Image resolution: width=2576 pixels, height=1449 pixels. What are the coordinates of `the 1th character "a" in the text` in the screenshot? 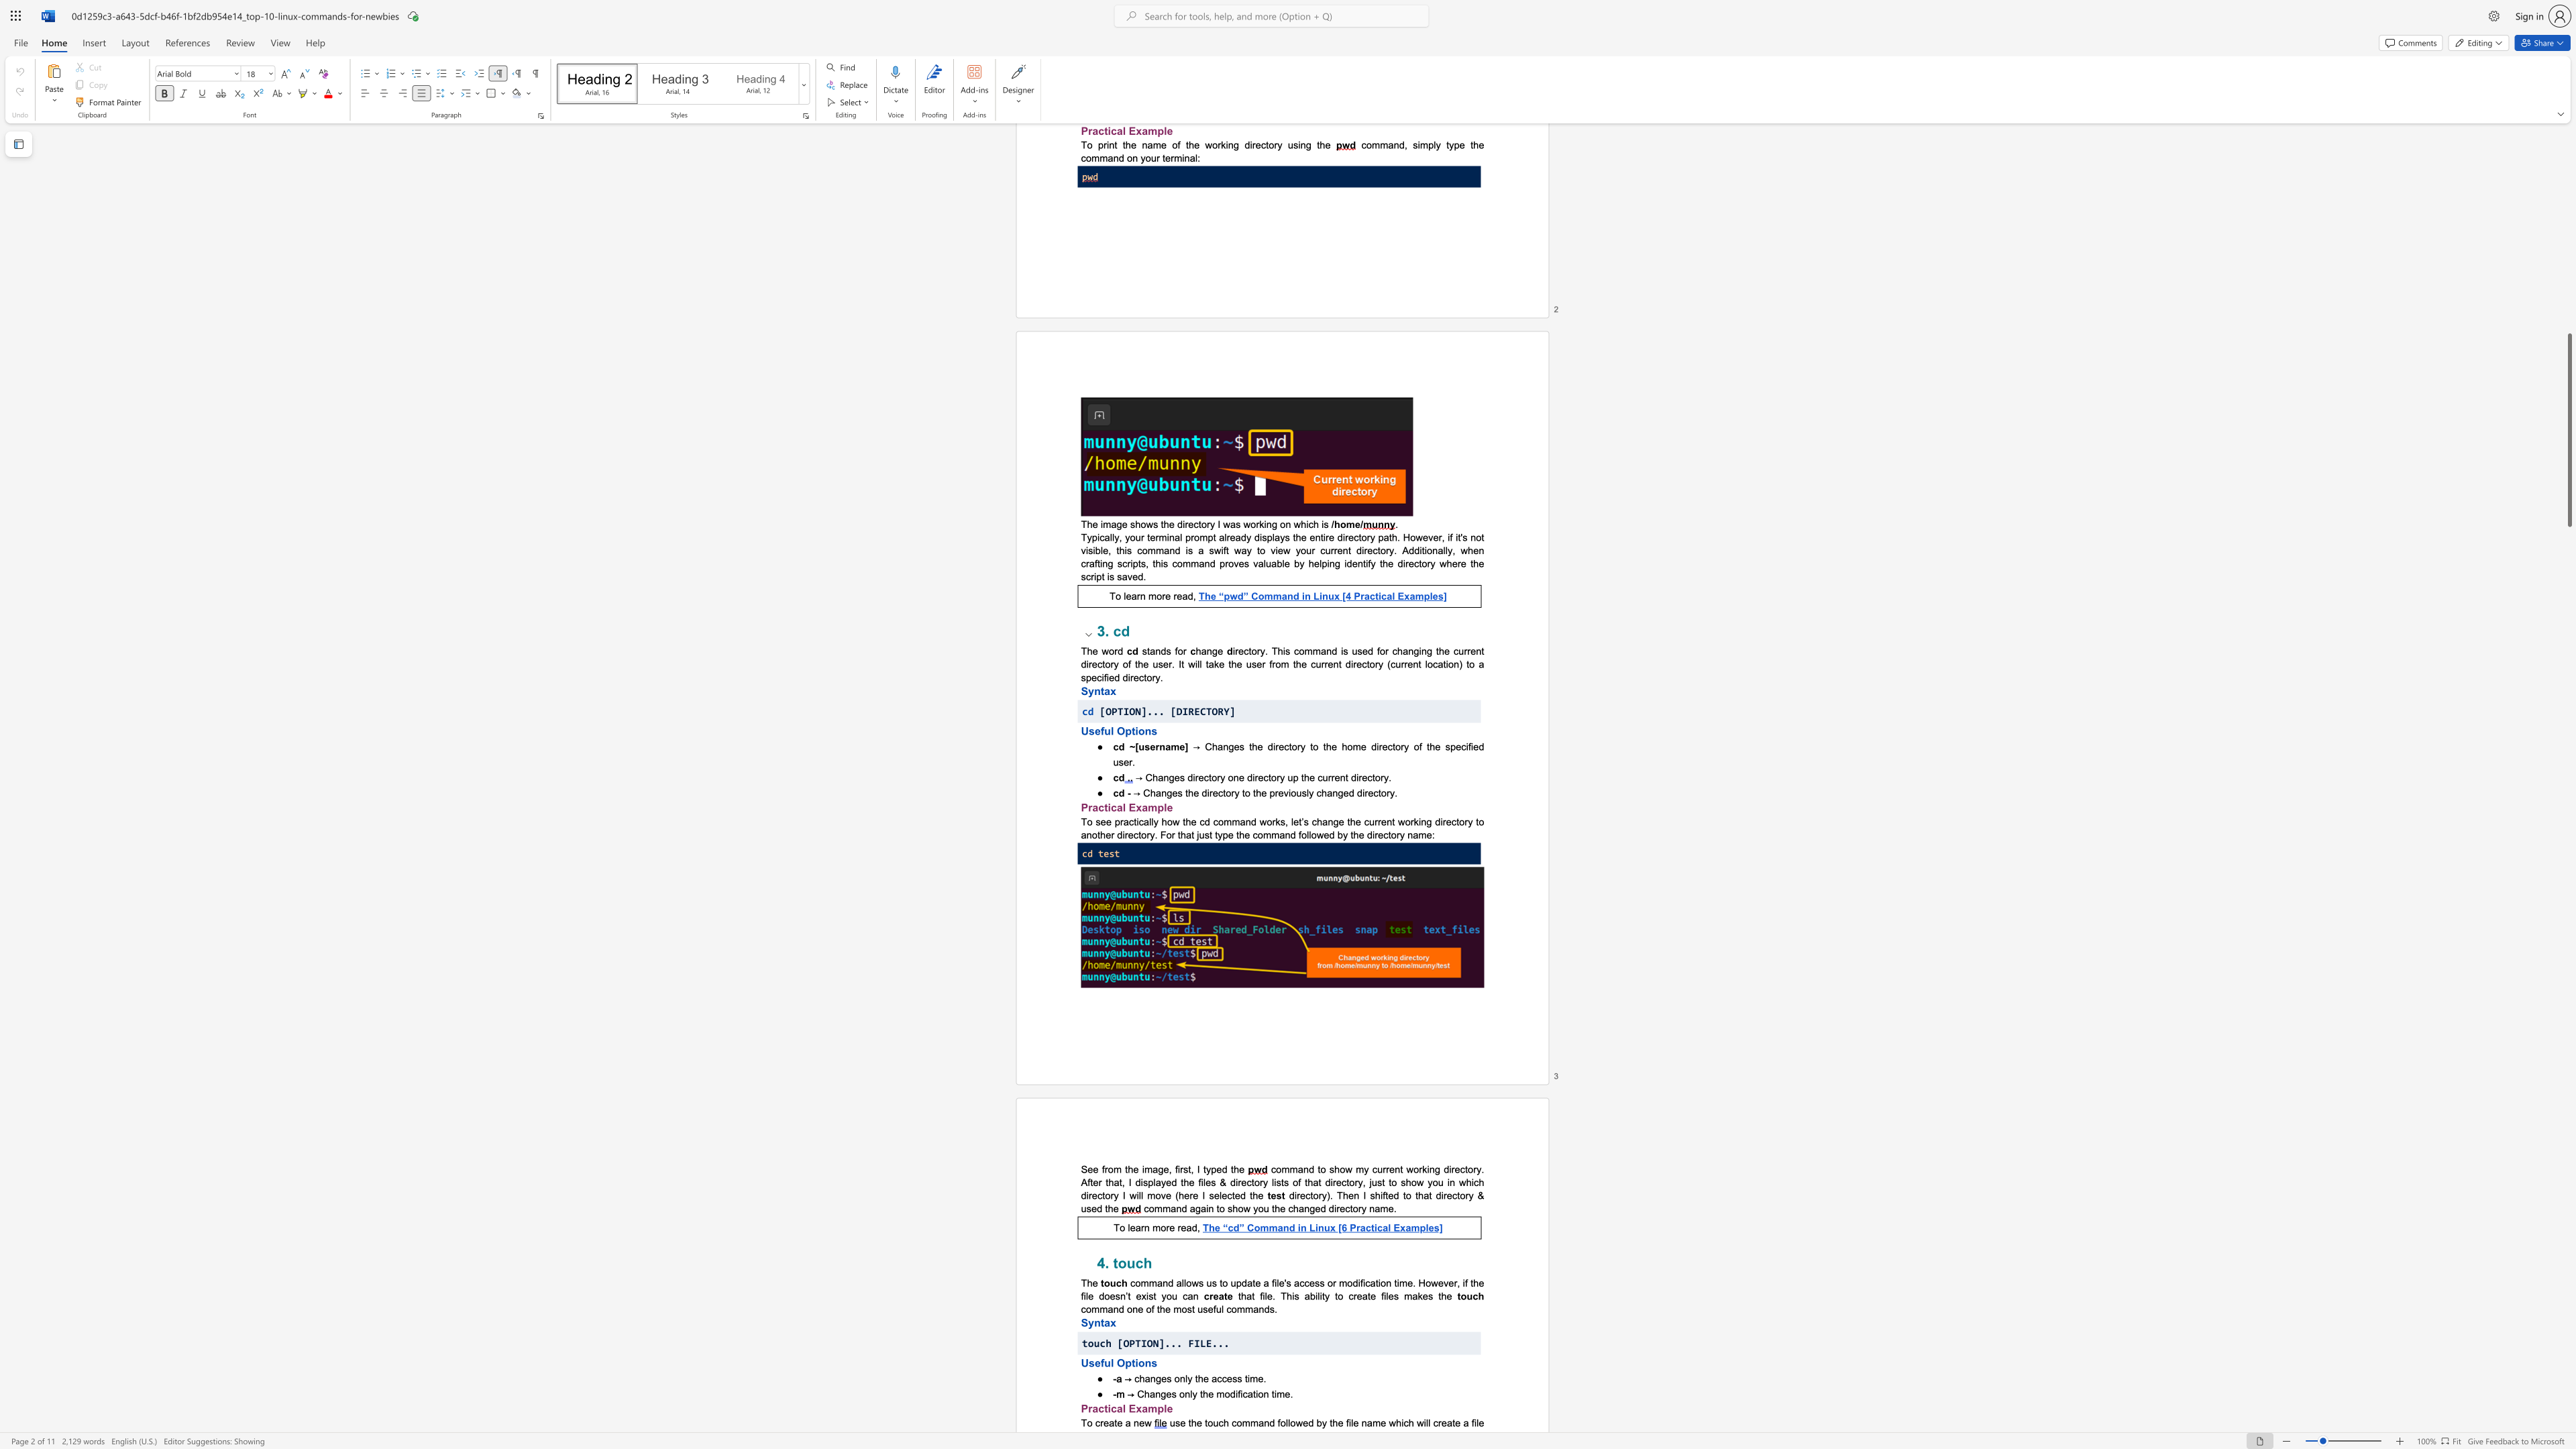 It's located at (1110, 1309).